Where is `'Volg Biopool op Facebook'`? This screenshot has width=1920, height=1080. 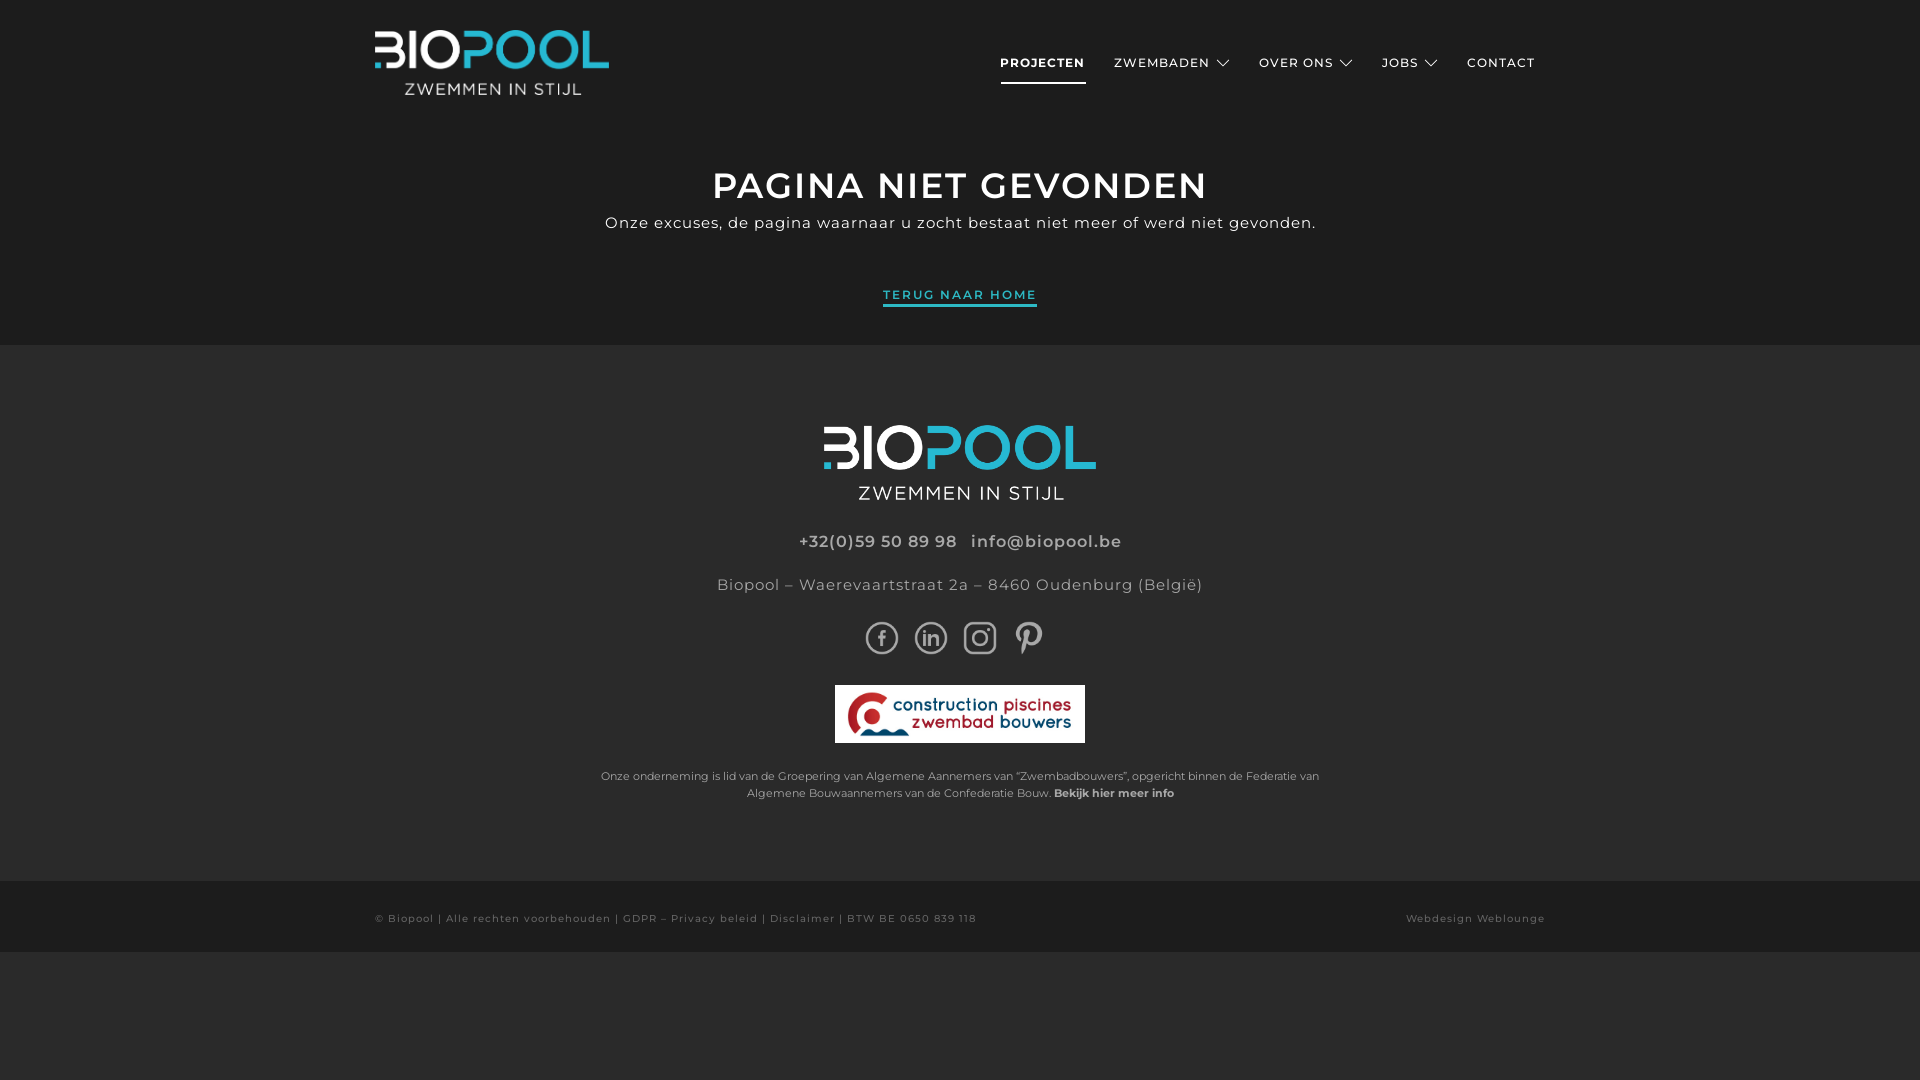
'Volg Biopool op Facebook' is located at coordinates (880, 636).